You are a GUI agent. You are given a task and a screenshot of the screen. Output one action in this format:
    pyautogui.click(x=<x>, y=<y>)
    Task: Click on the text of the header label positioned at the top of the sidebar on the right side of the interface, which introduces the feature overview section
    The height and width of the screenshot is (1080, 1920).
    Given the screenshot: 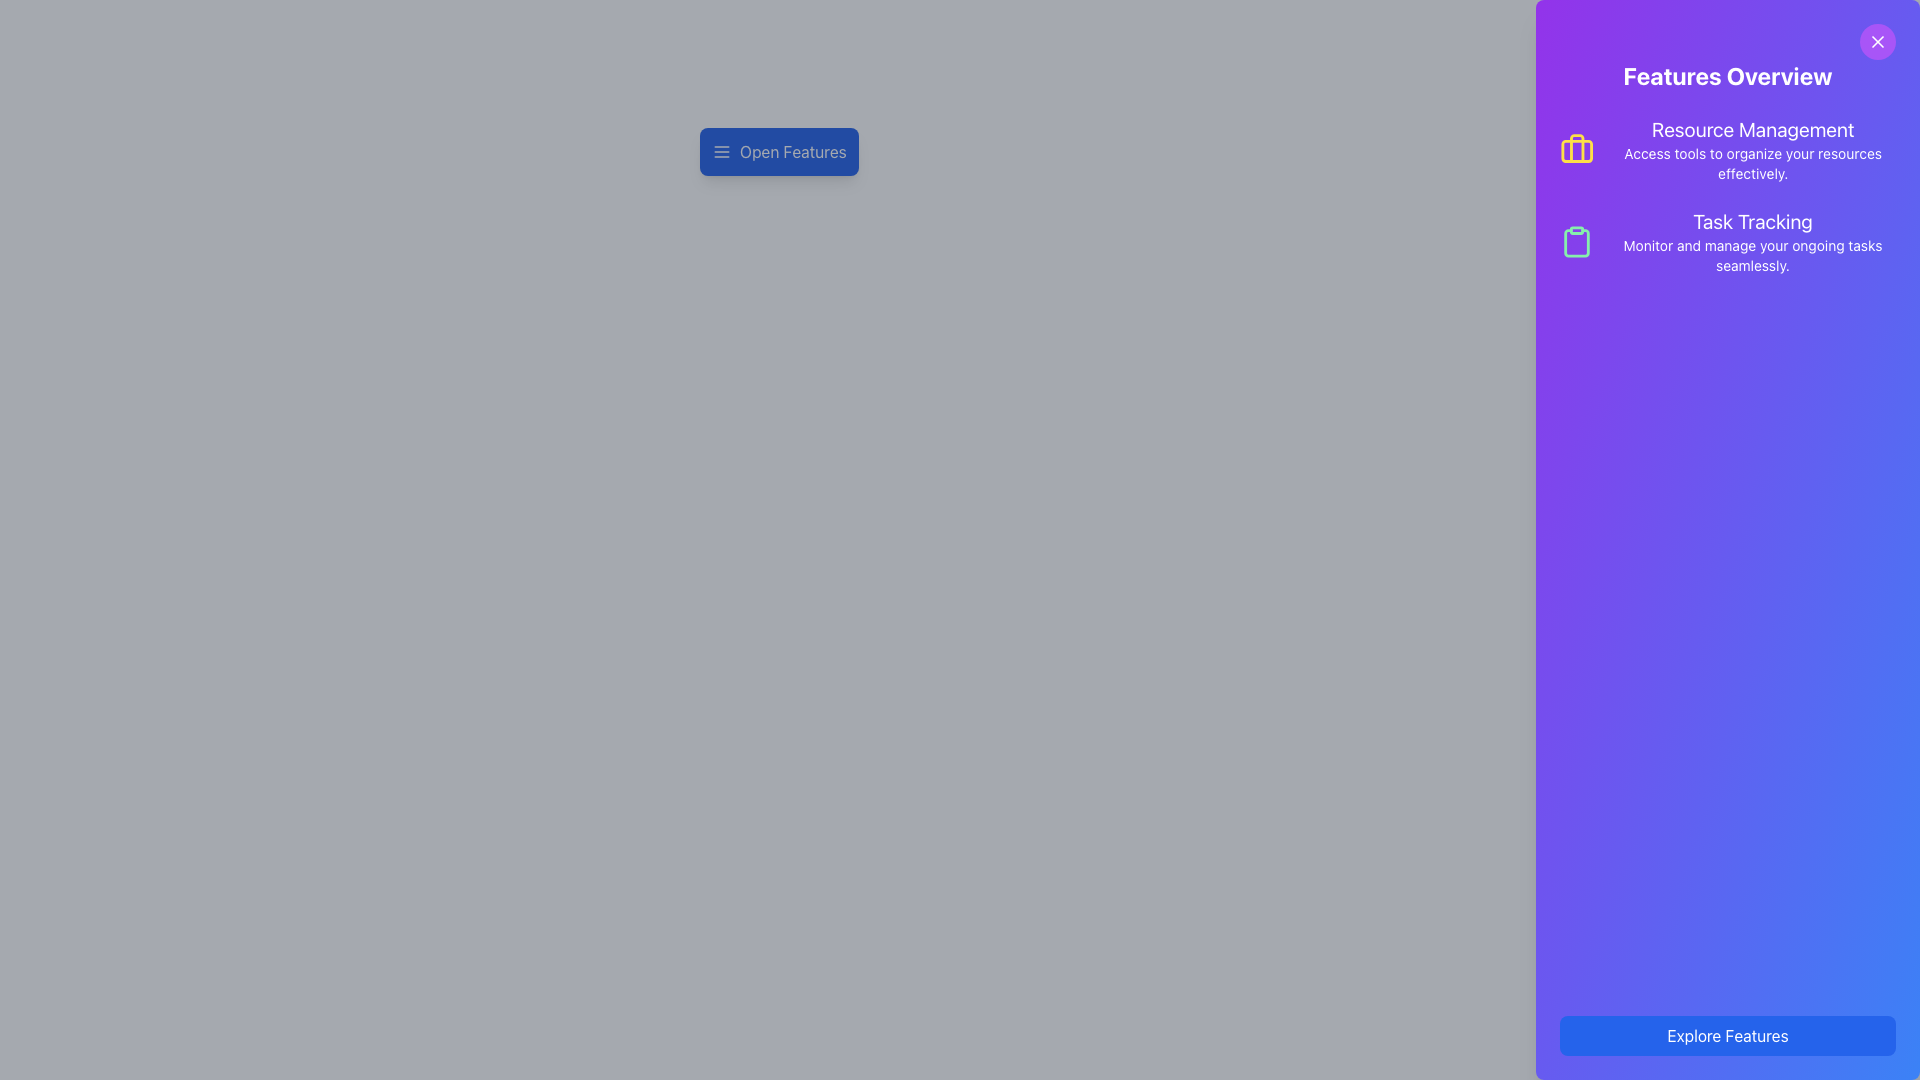 What is the action you would take?
    pyautogui.click(x=1727, y=75)
    